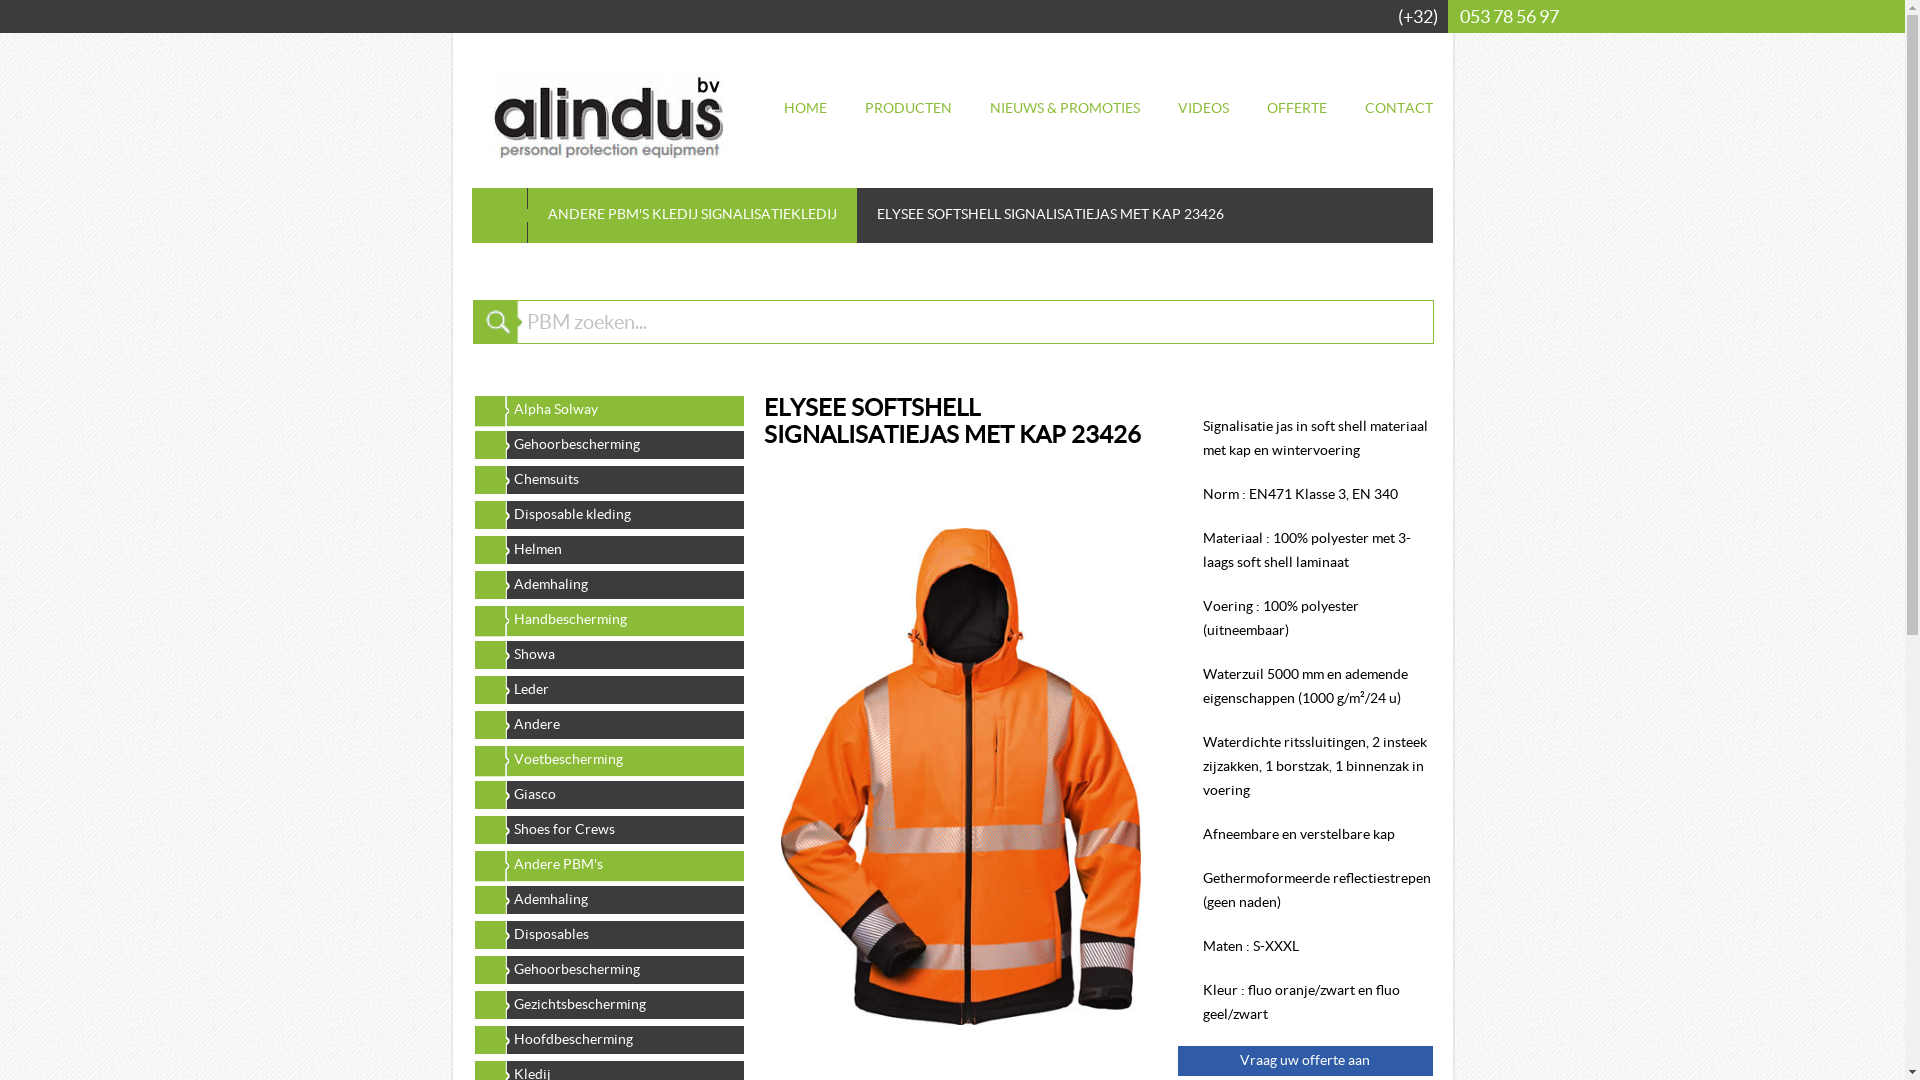  Describe the element at coordinates (1202, 108) in the screenshot. I see `'VIDEOS'` at that location.